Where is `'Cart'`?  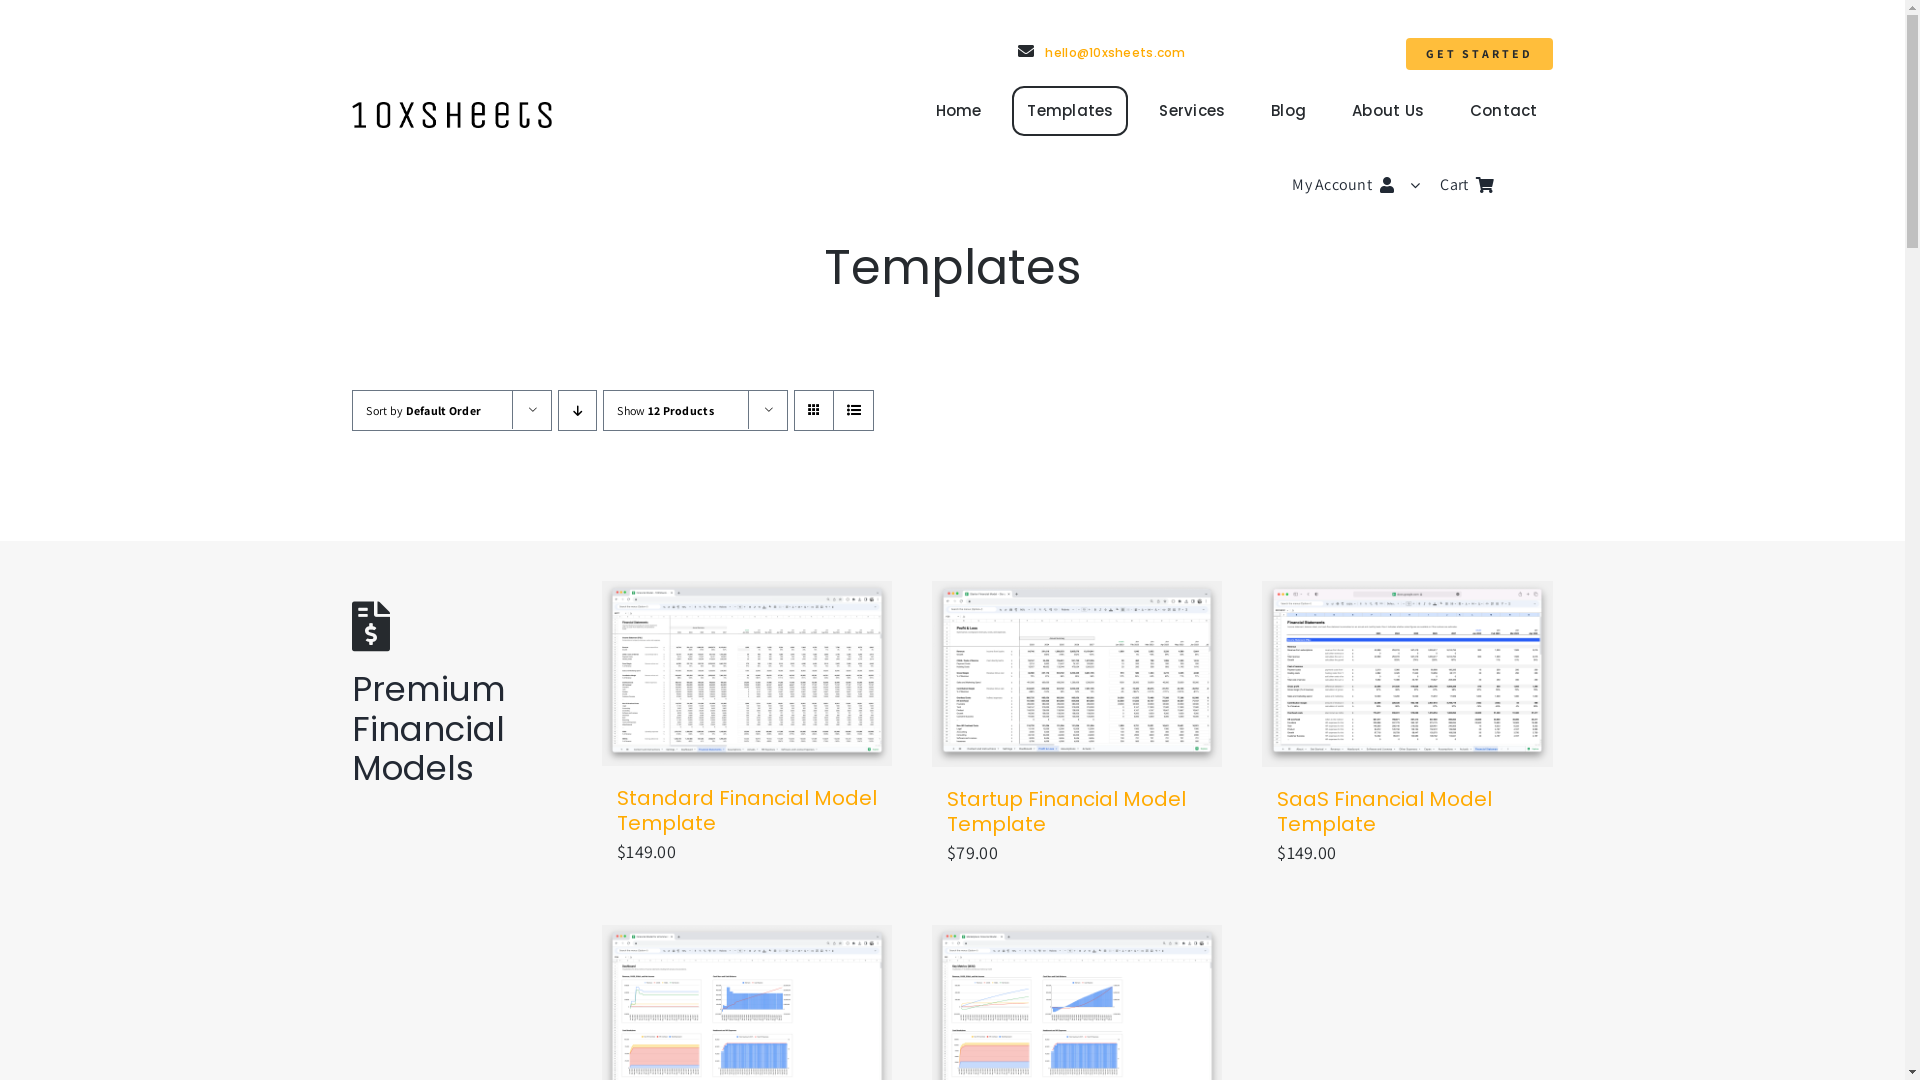
'Cart' is located at coordinates (1440, 185).